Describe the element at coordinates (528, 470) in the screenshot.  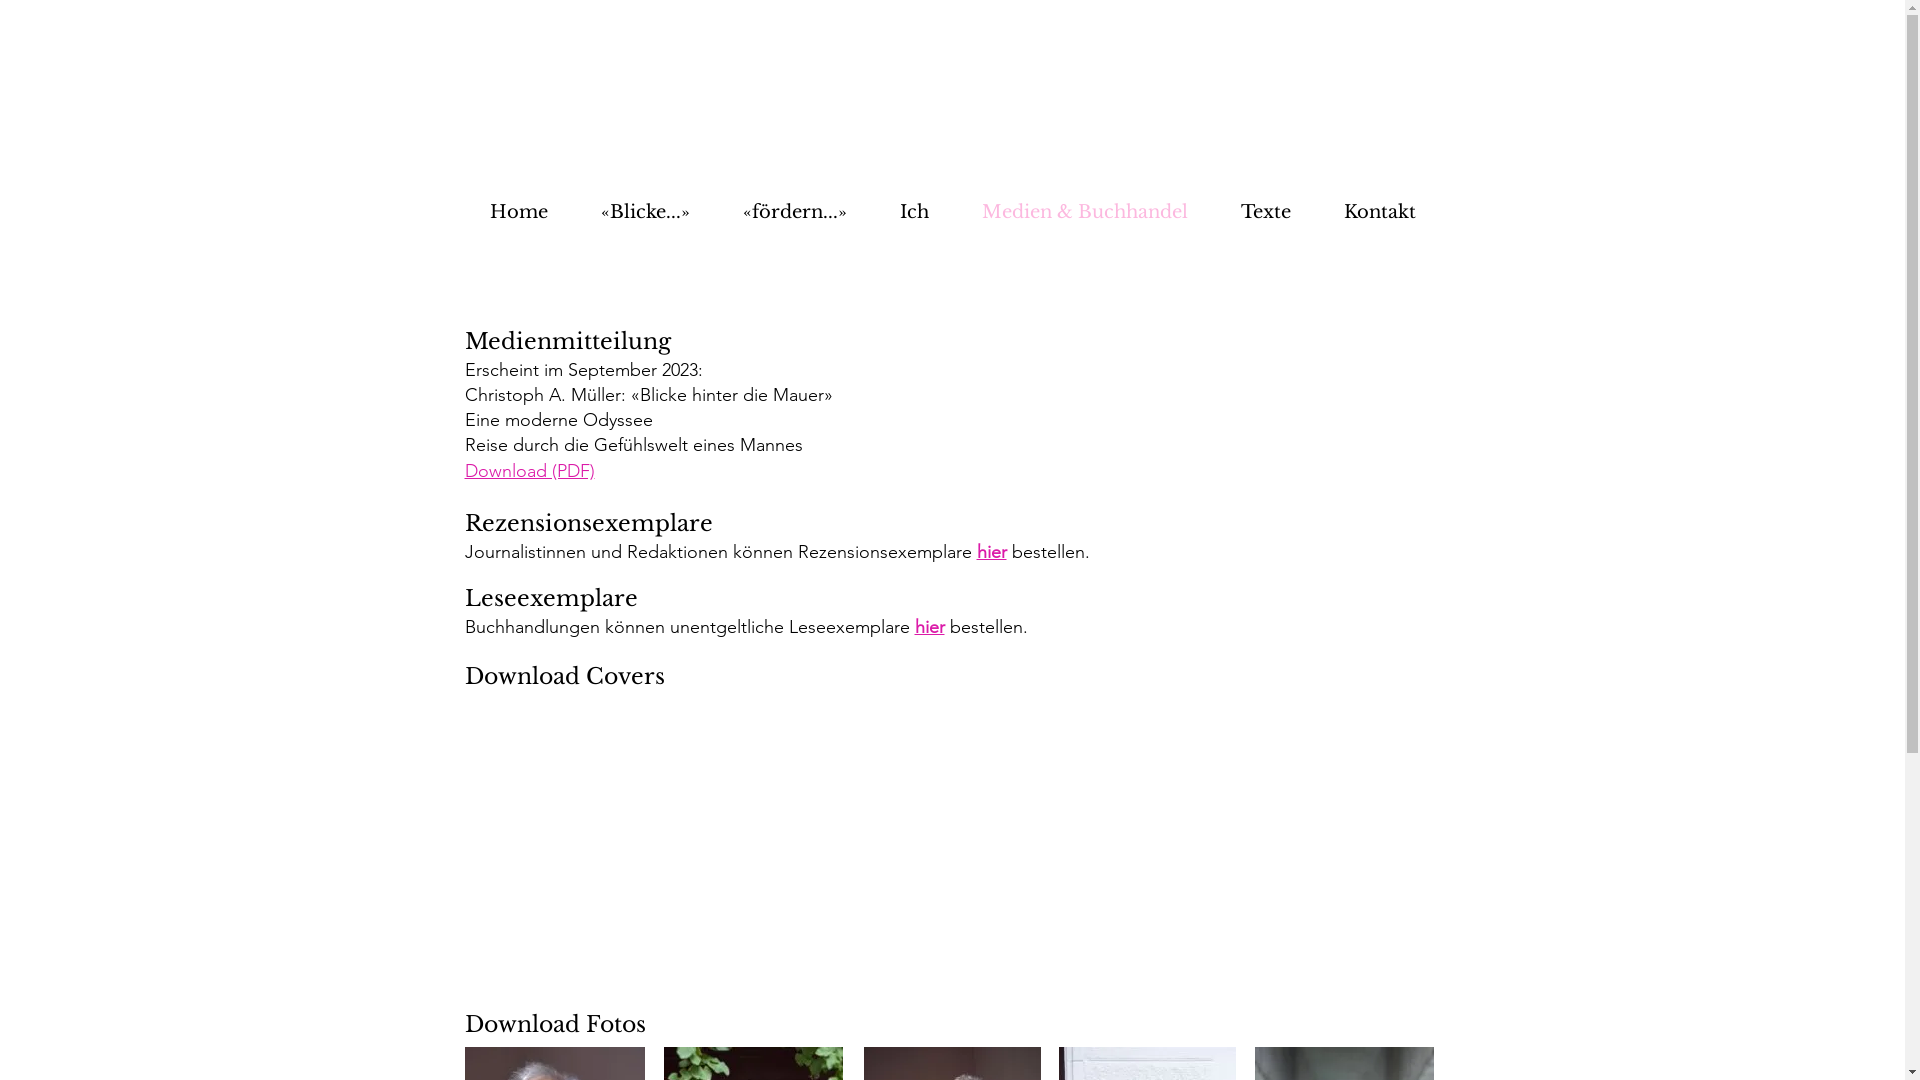
I see `'Download (PDF)'` at that location.